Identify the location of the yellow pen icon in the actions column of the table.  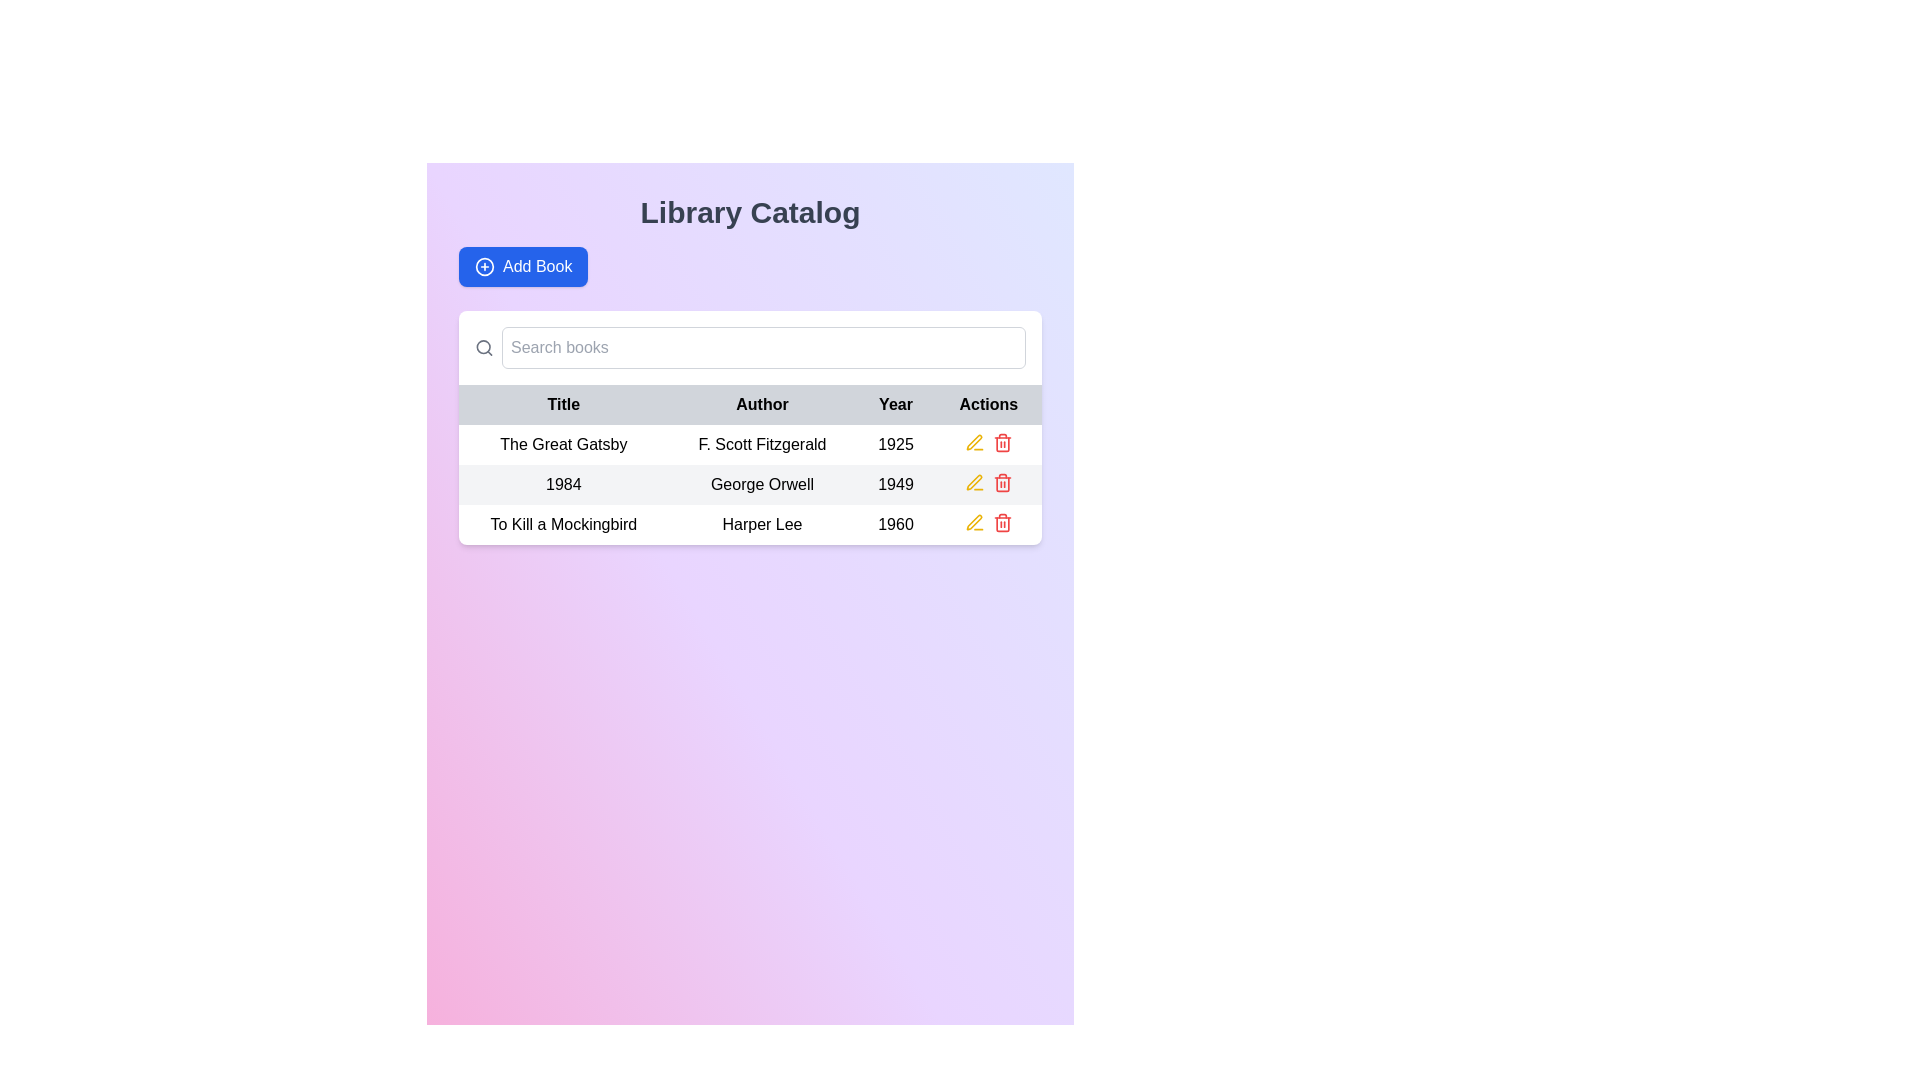
(974, 521).